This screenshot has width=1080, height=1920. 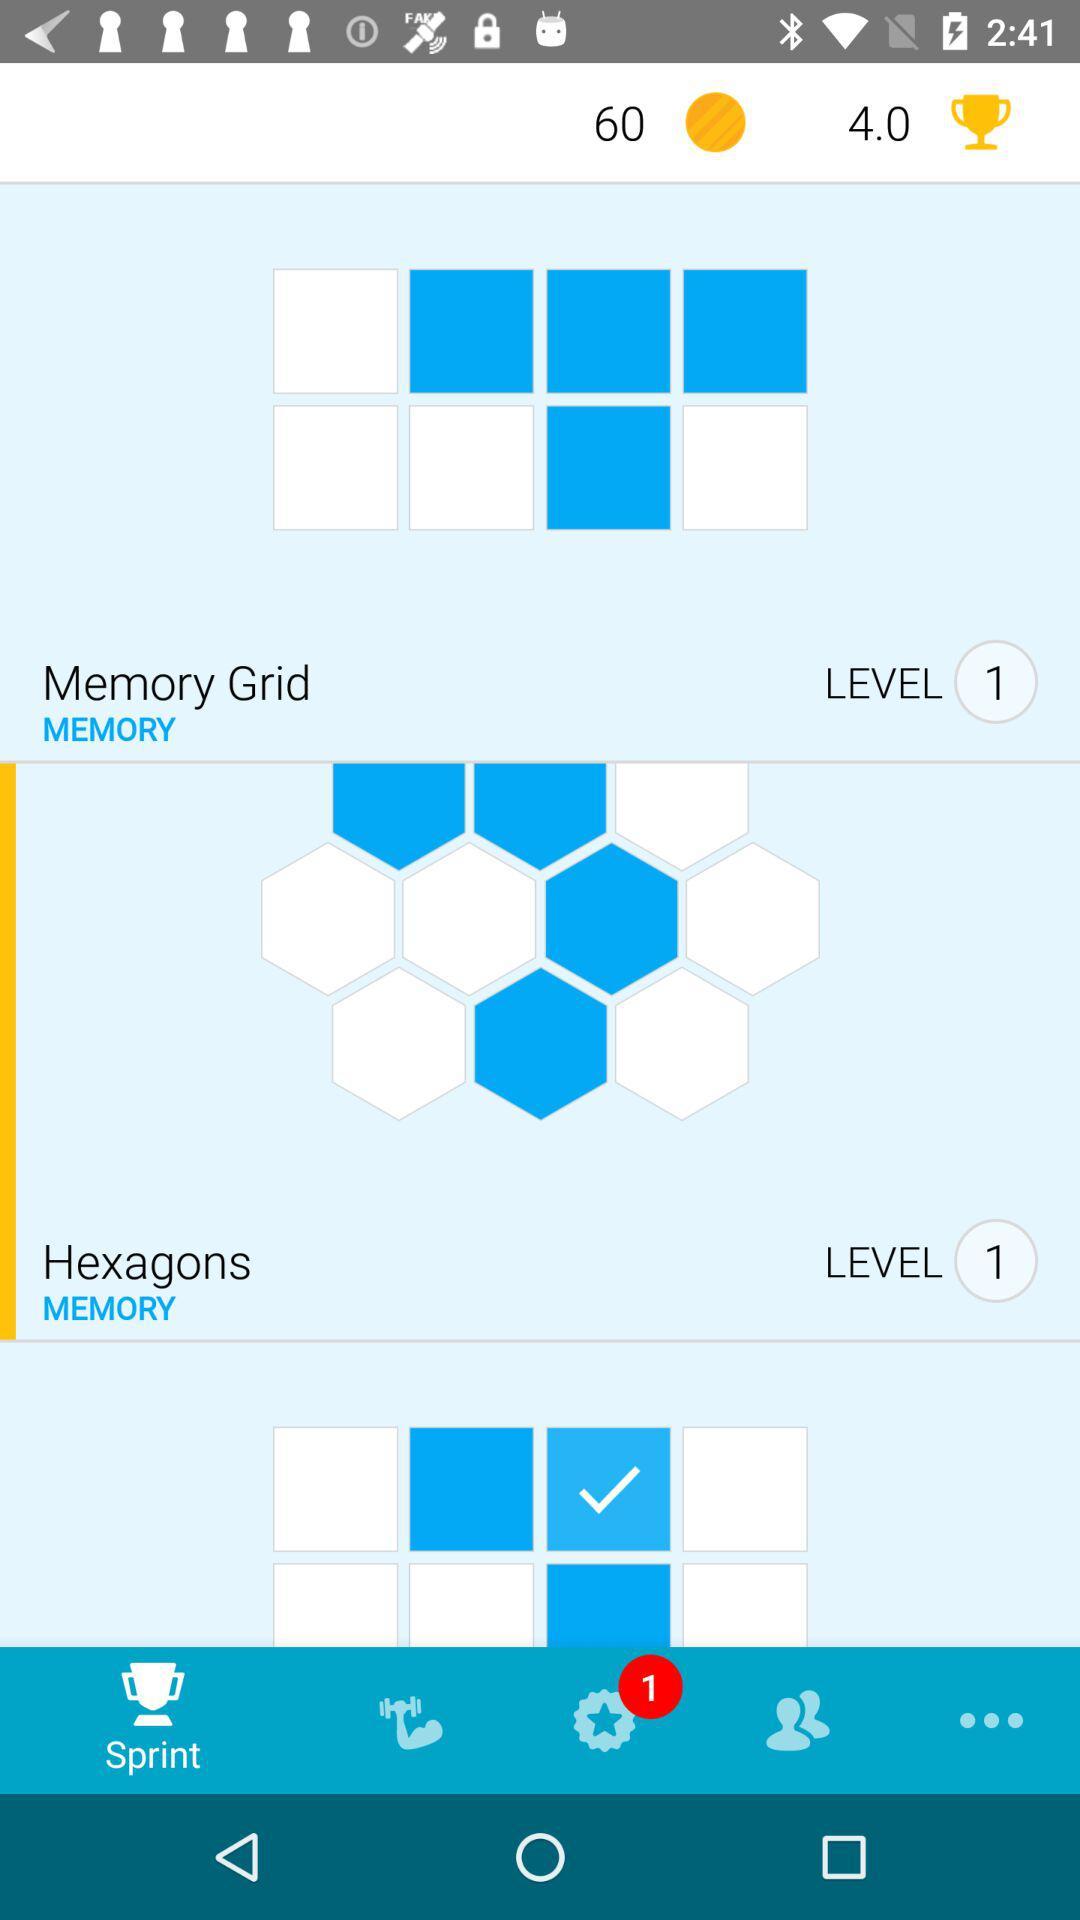 What do you see at coordinates (979, 121) in the screenshot?
I see `awards` at bounding box center [979, 121].